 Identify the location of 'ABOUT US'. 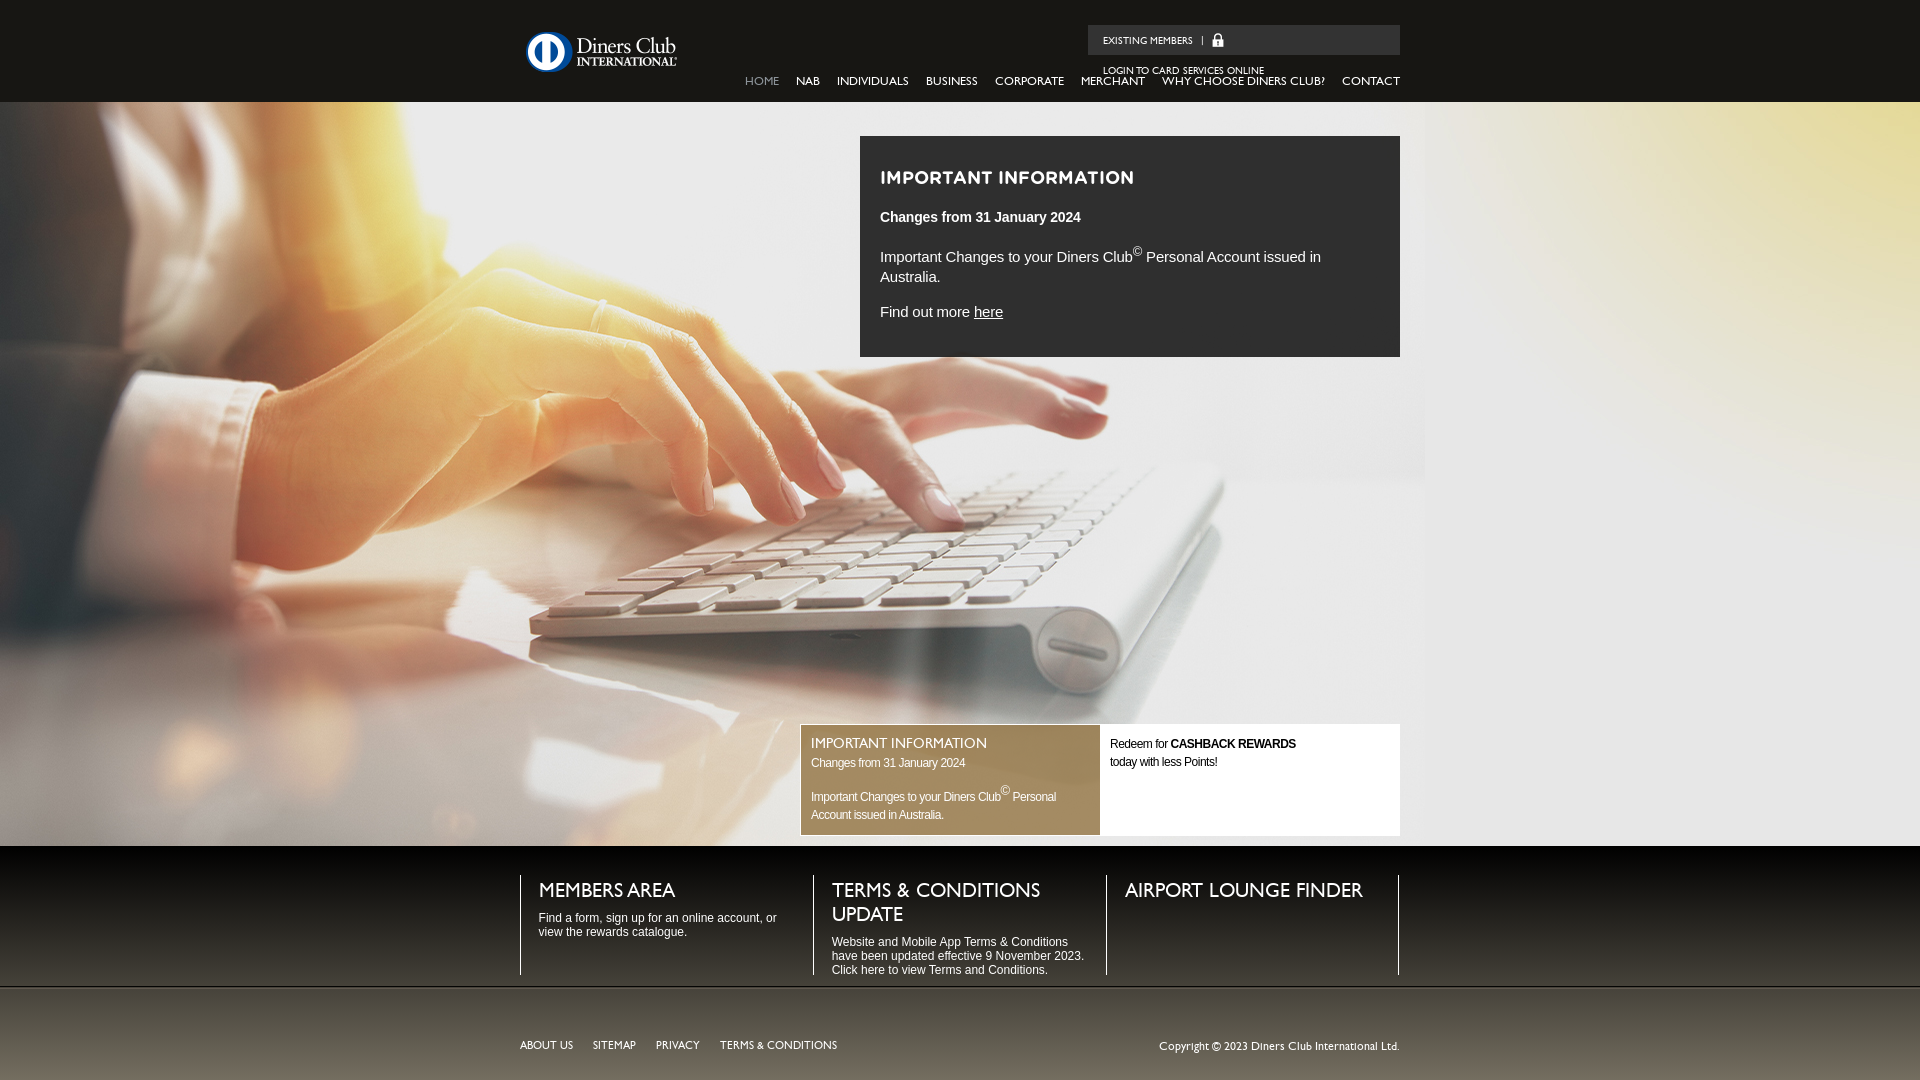
(546, 1044).